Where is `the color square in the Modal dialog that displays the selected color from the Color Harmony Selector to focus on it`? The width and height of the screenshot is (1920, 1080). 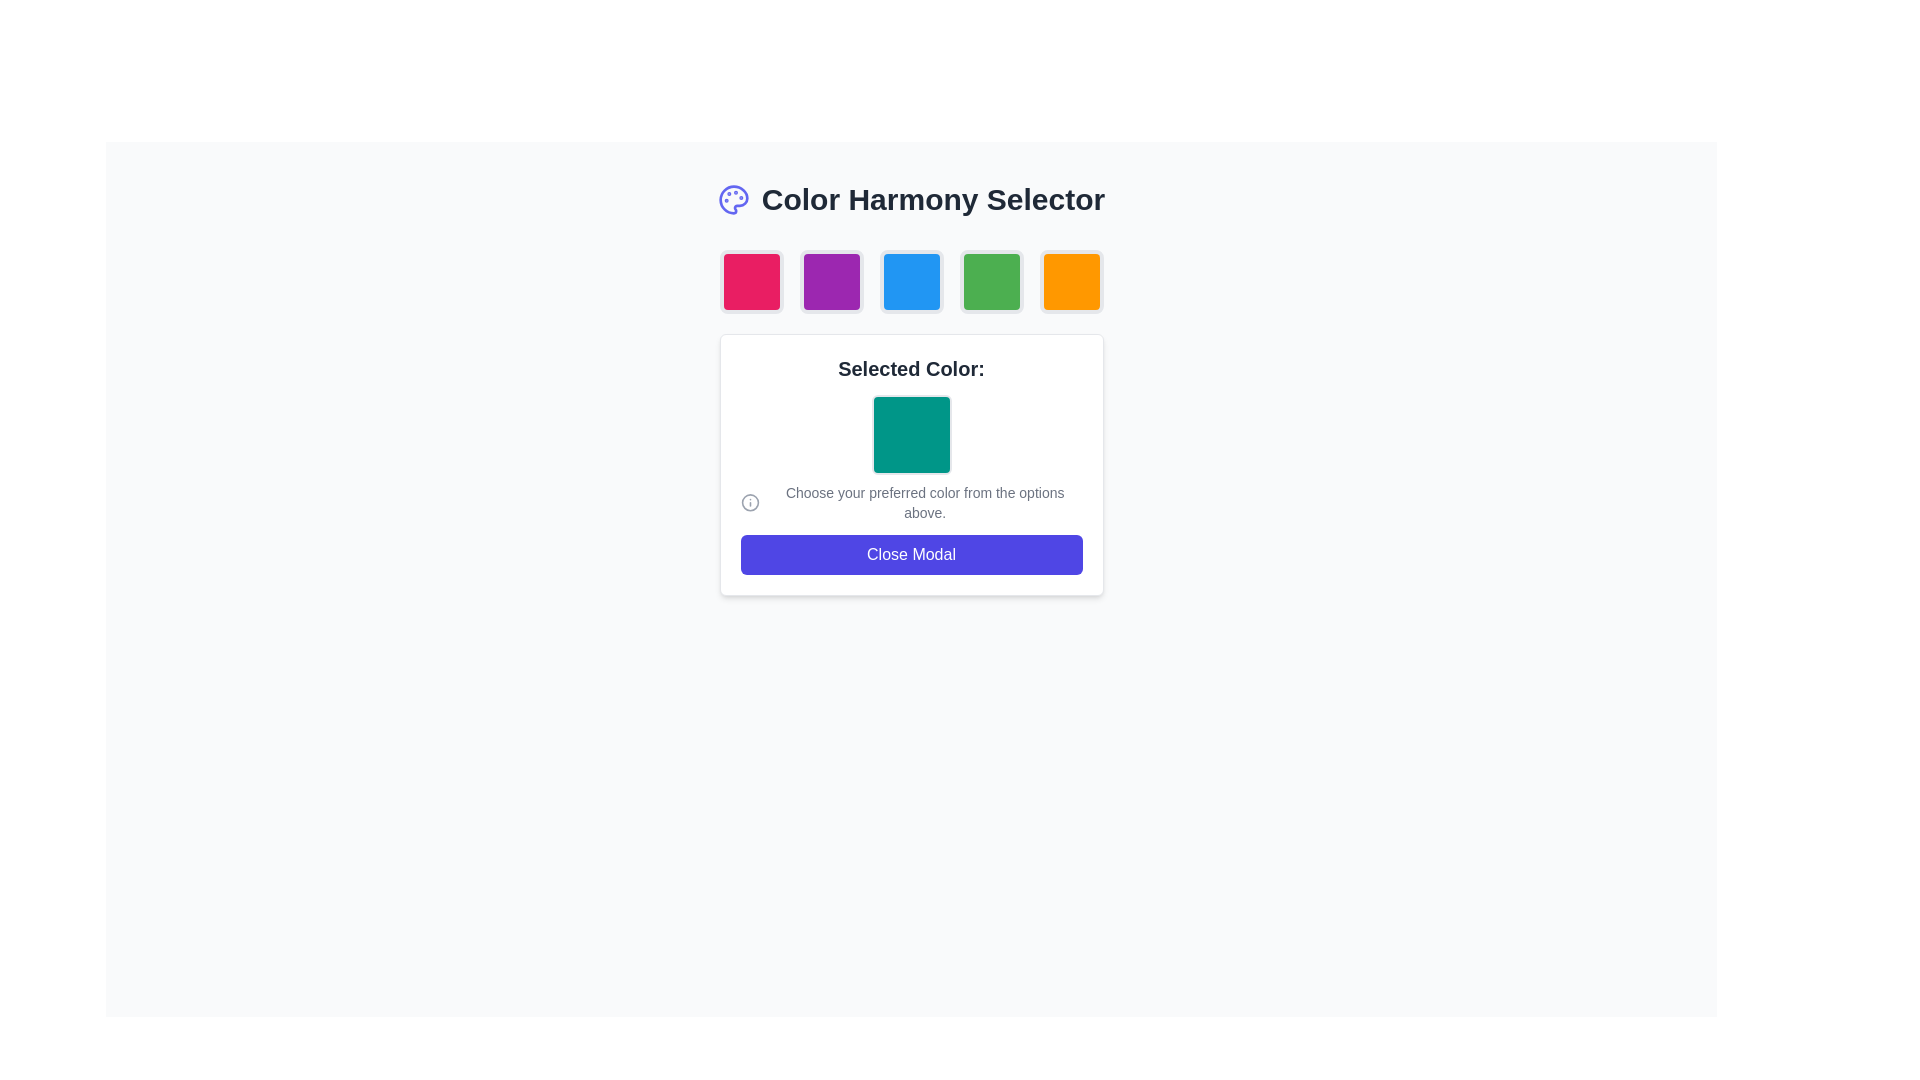 the color square in the Modal dialog that displays the selected color from the Color Harmony Selector to focus on it is located at coordinates (910, 422).